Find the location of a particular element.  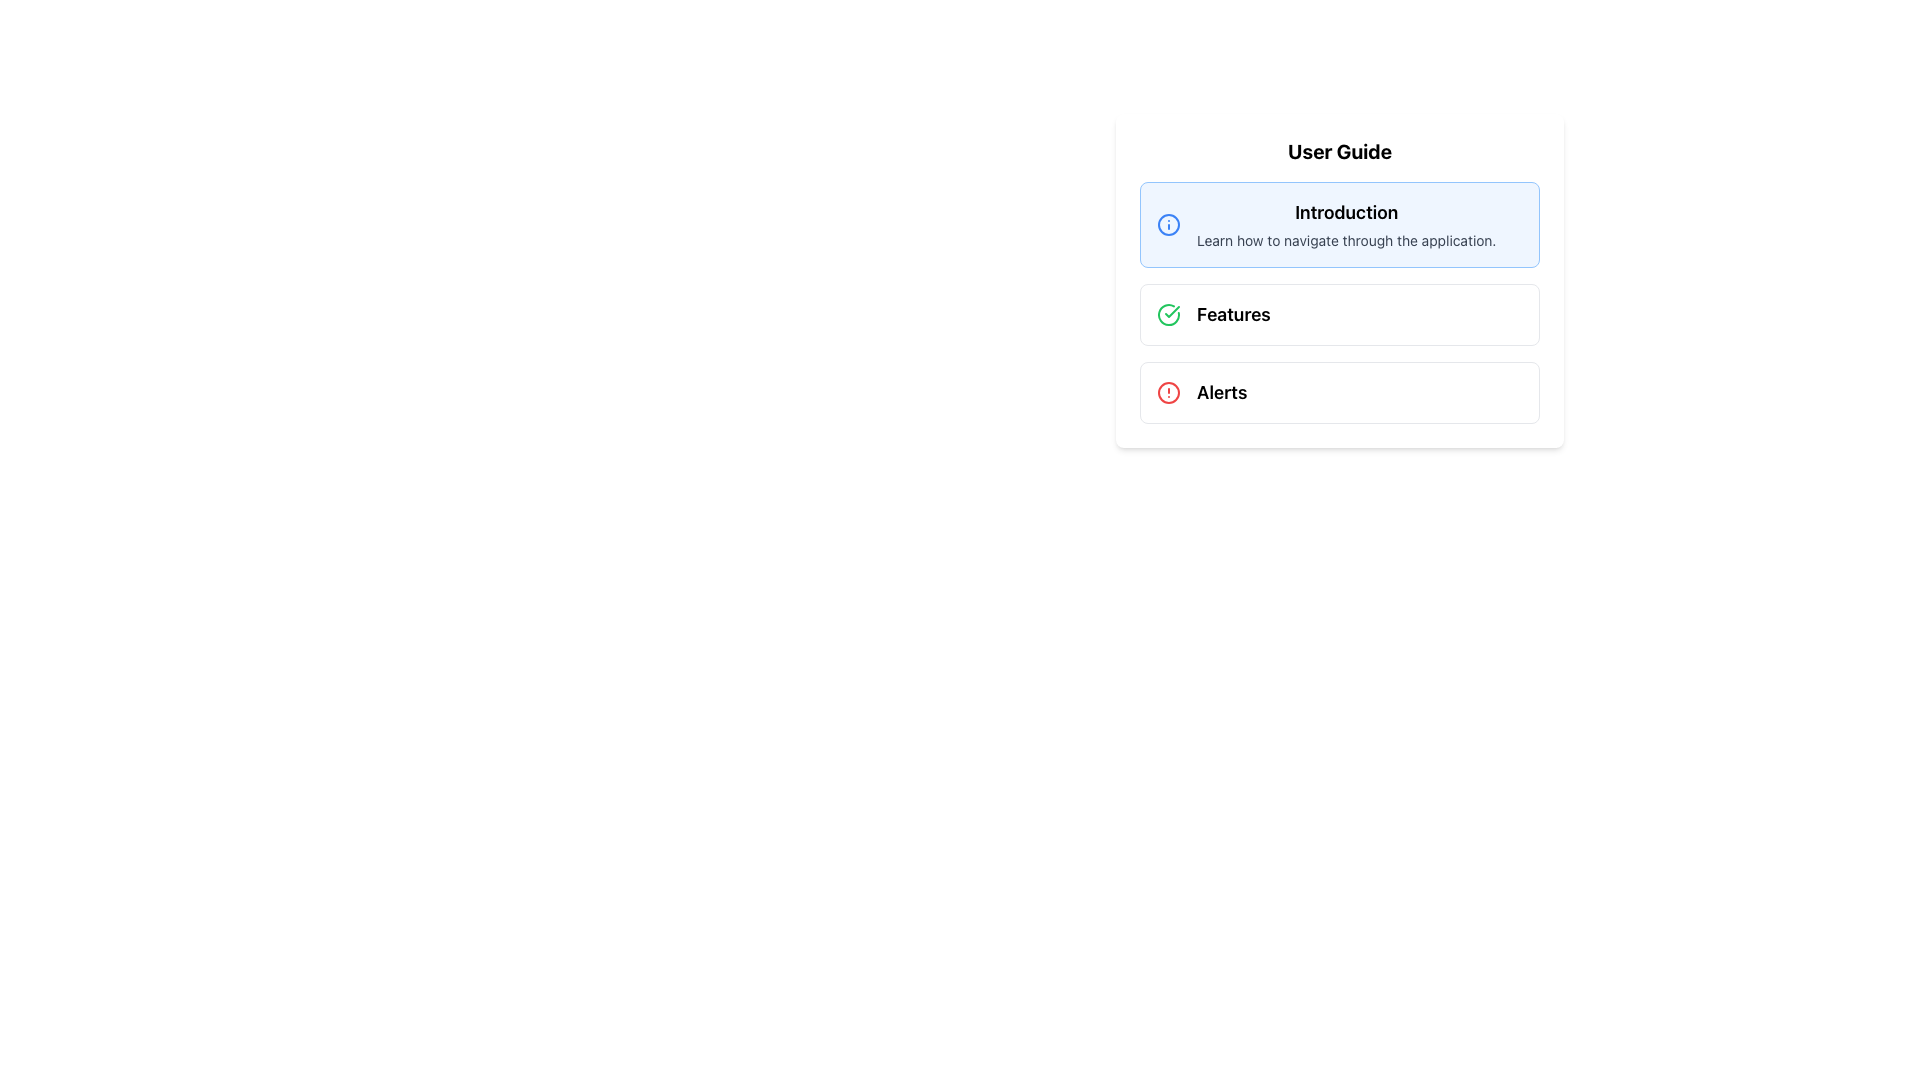

the 'Features' button, which is the second button within the 'User Guide' section is located at coordinates (1339, 315).